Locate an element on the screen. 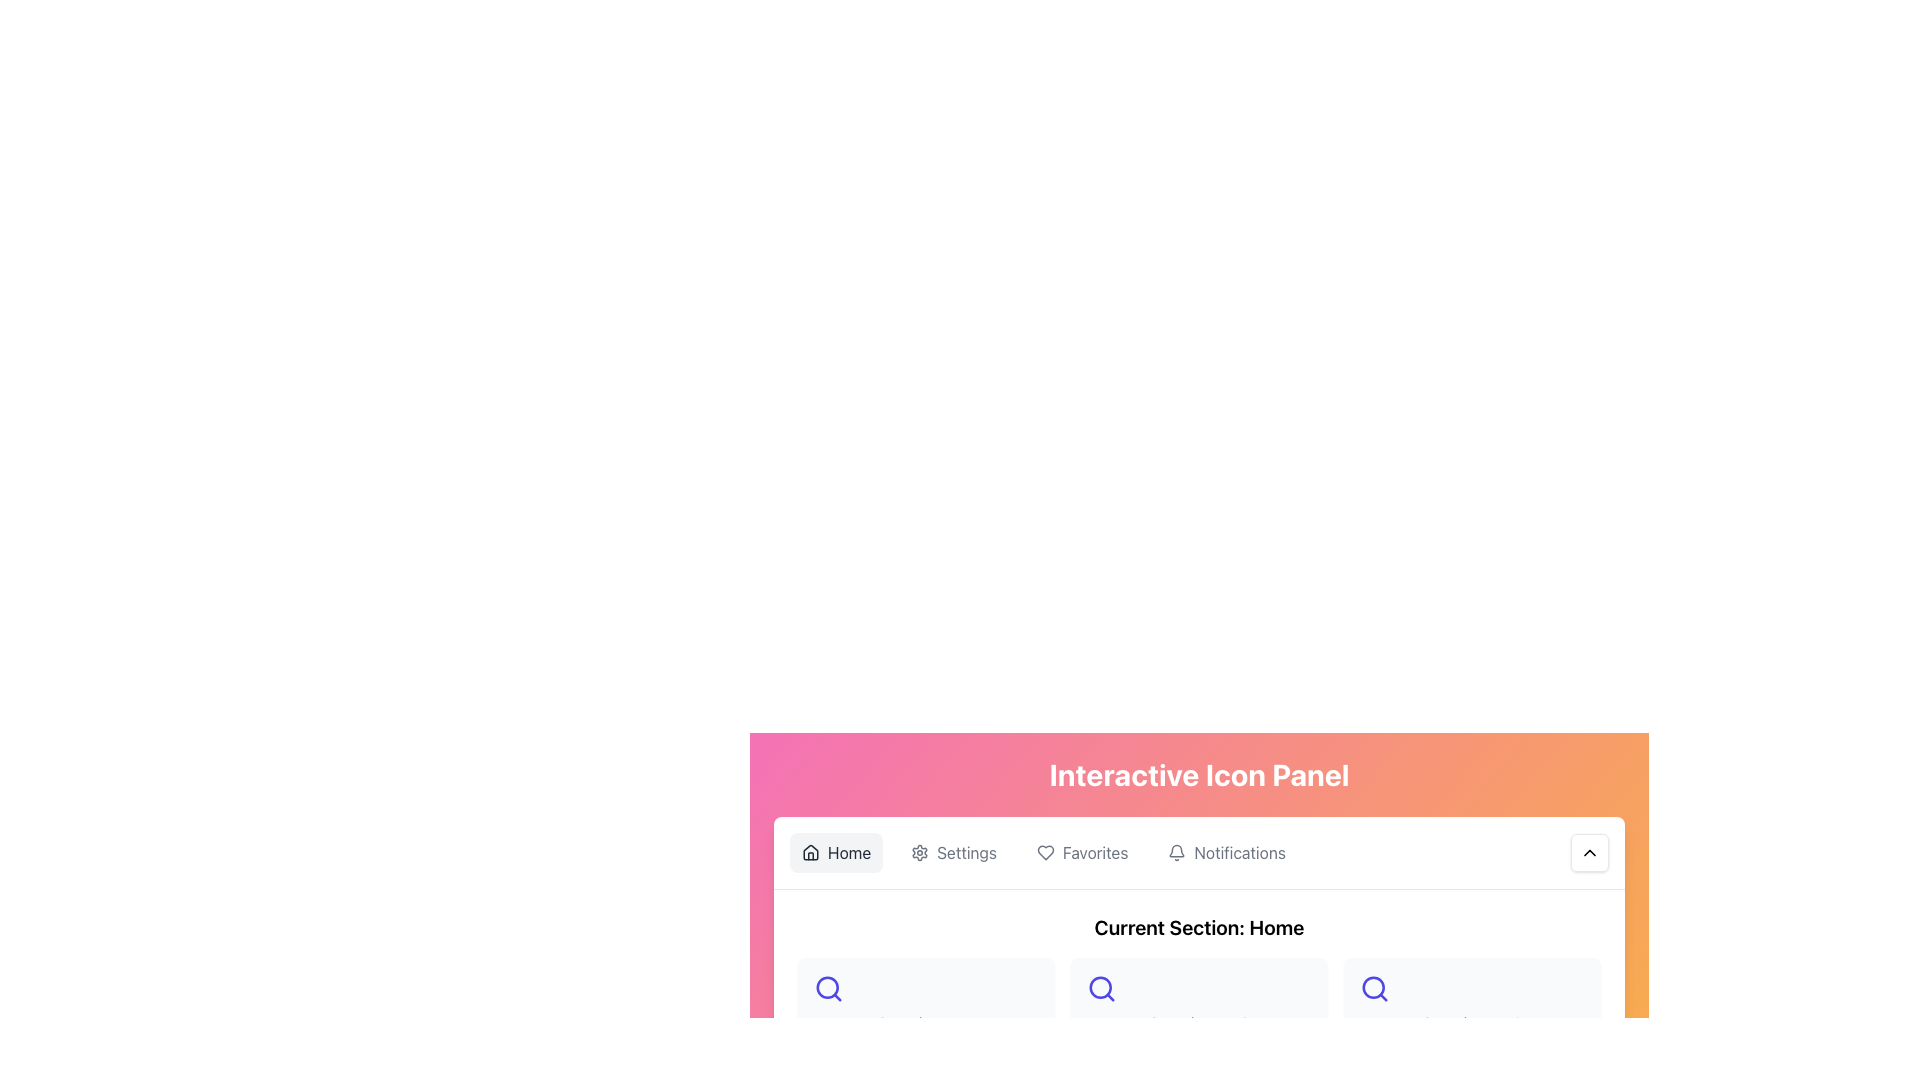  the second clickable card in a grid layout is located at coordinates (1199, 1005).